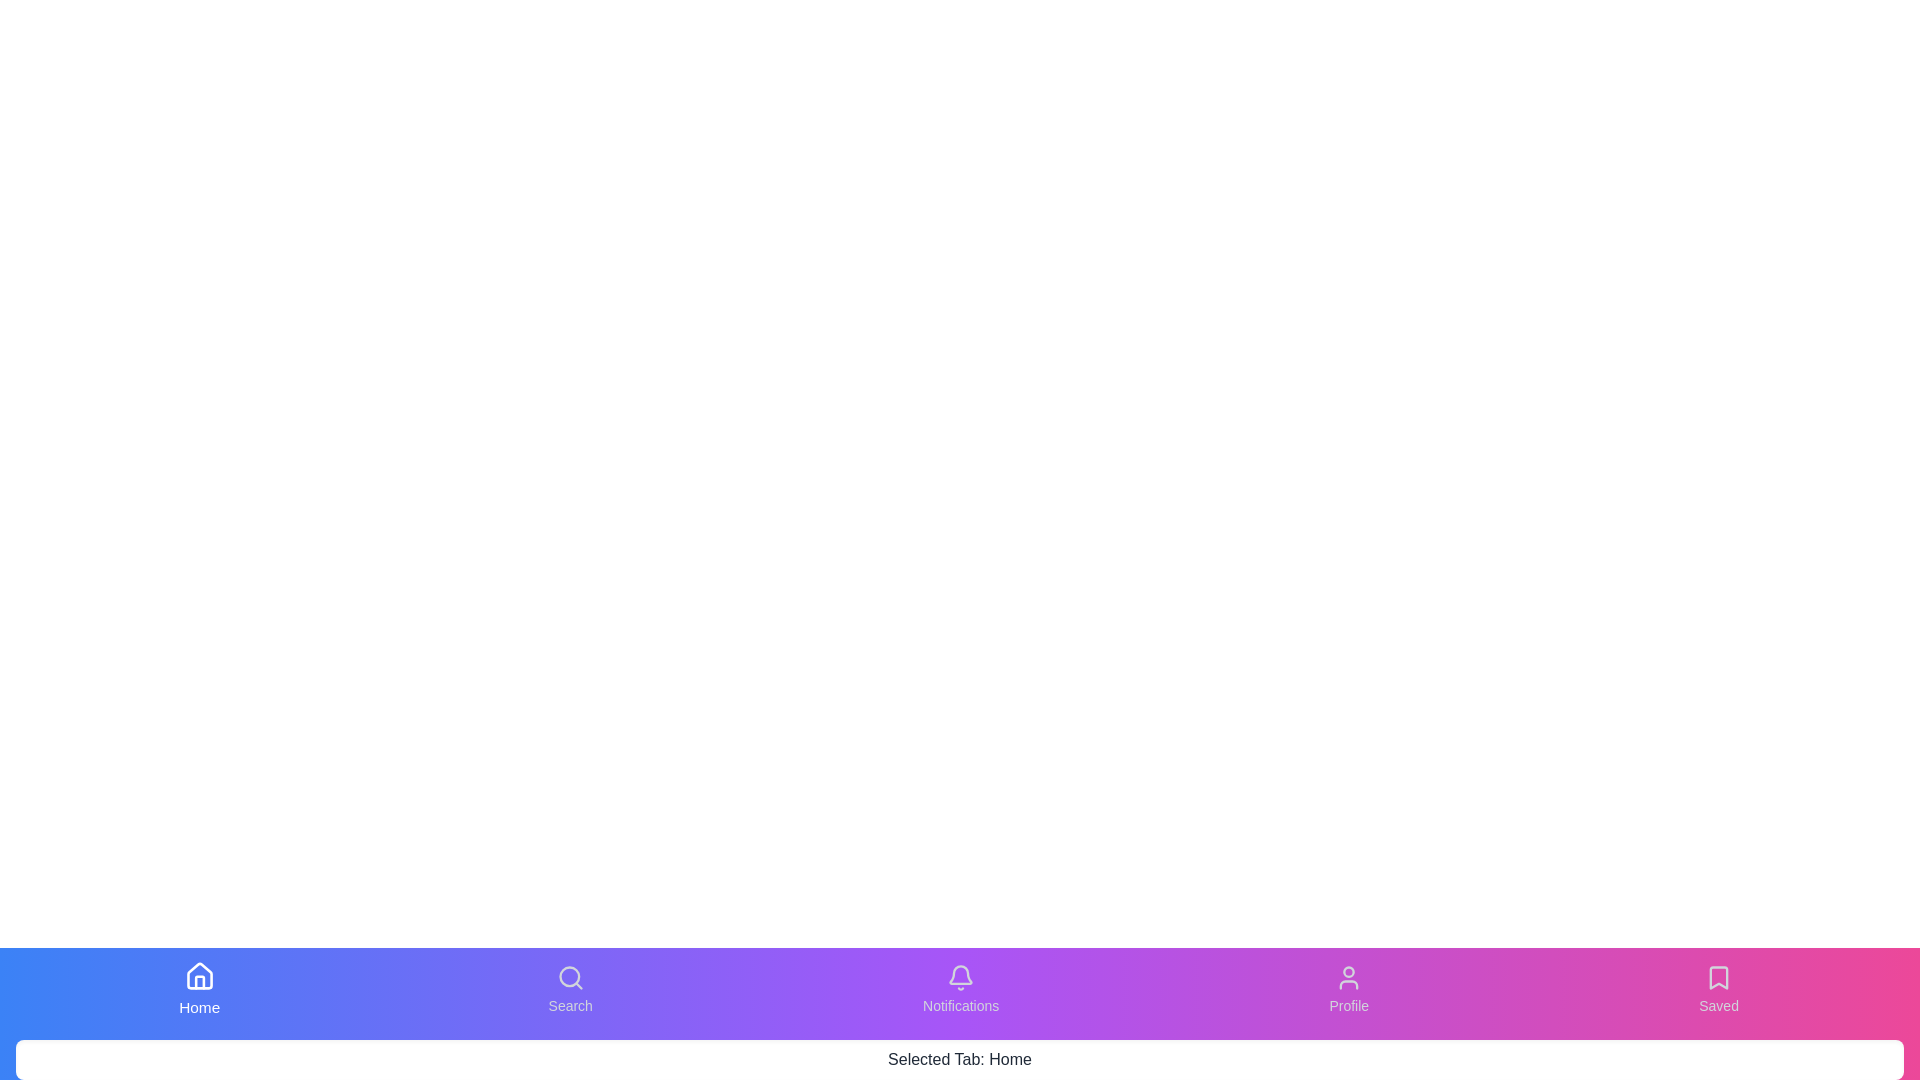  Describe the element at coordinates (960, 990) in the screenshot. I see `the tab labeled Notifications from the bottom navigation bar` at that location.